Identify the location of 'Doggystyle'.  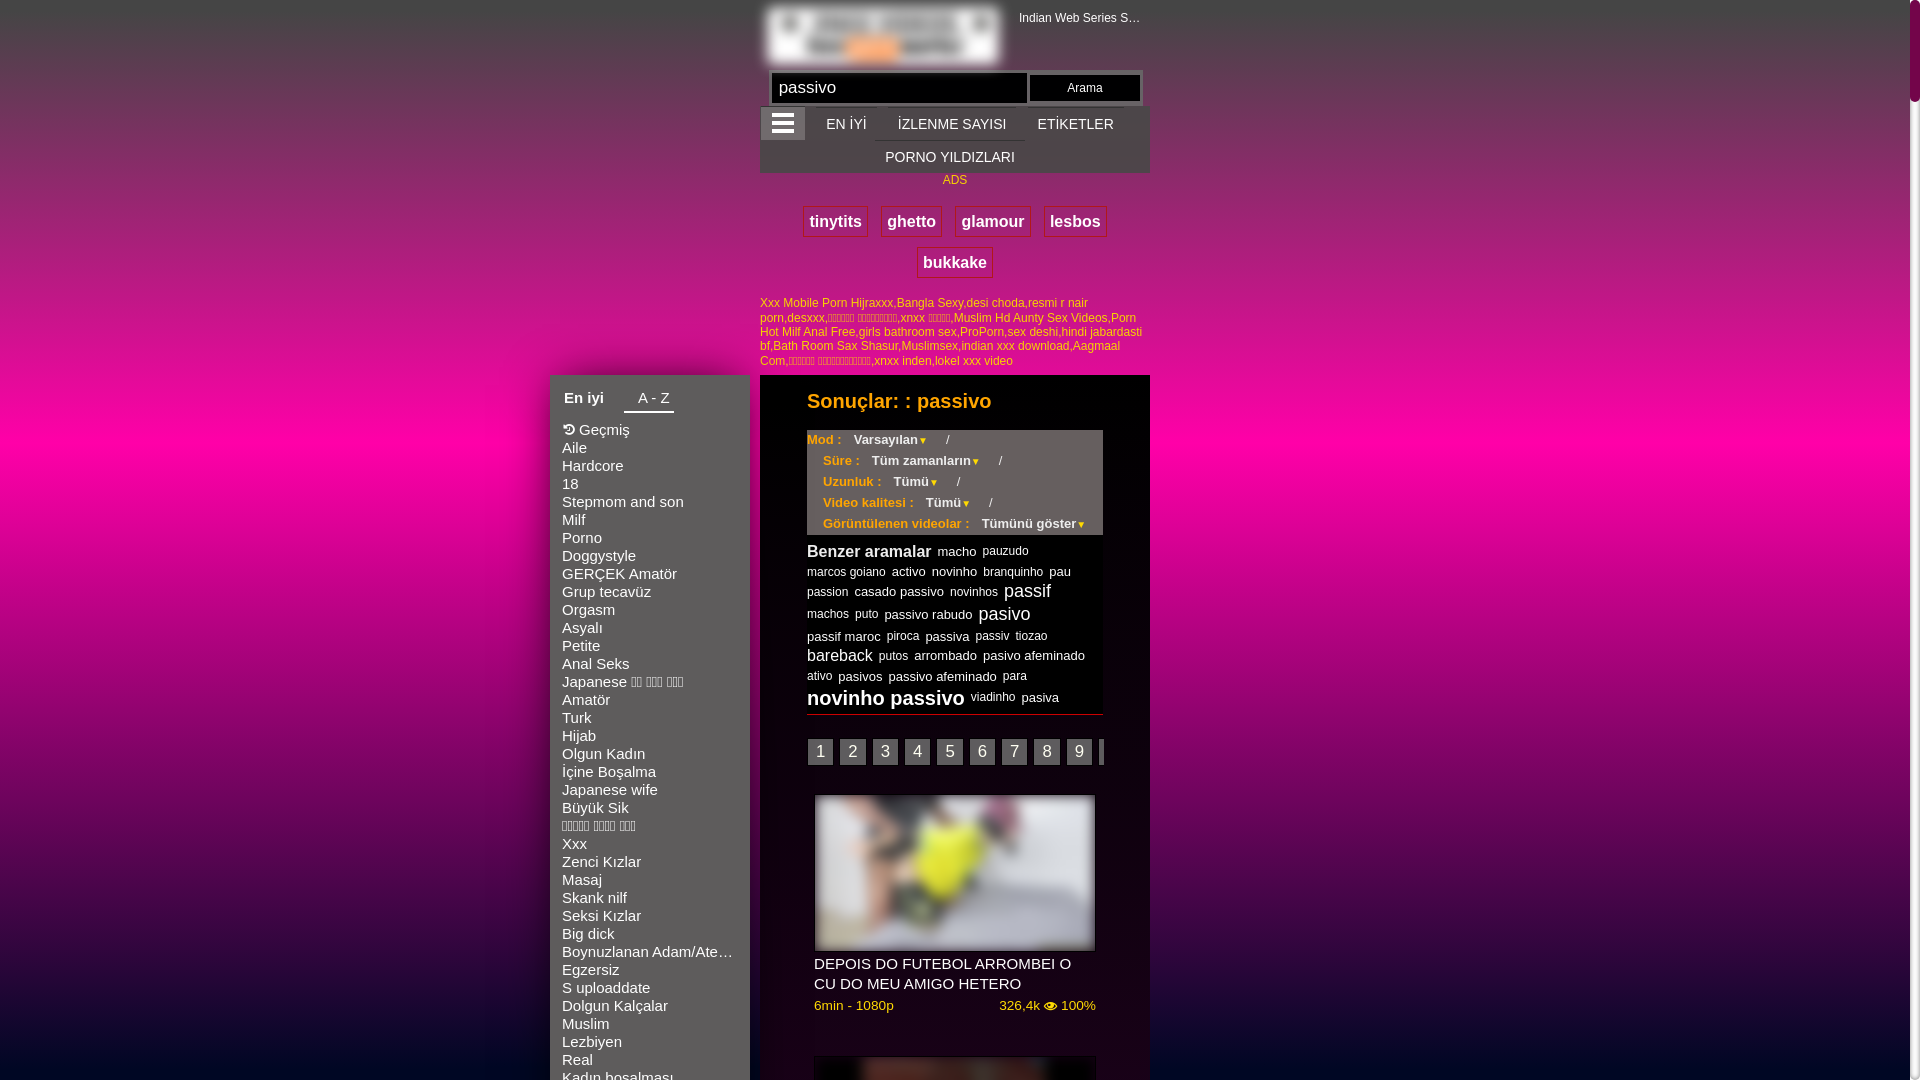
(649, 555).